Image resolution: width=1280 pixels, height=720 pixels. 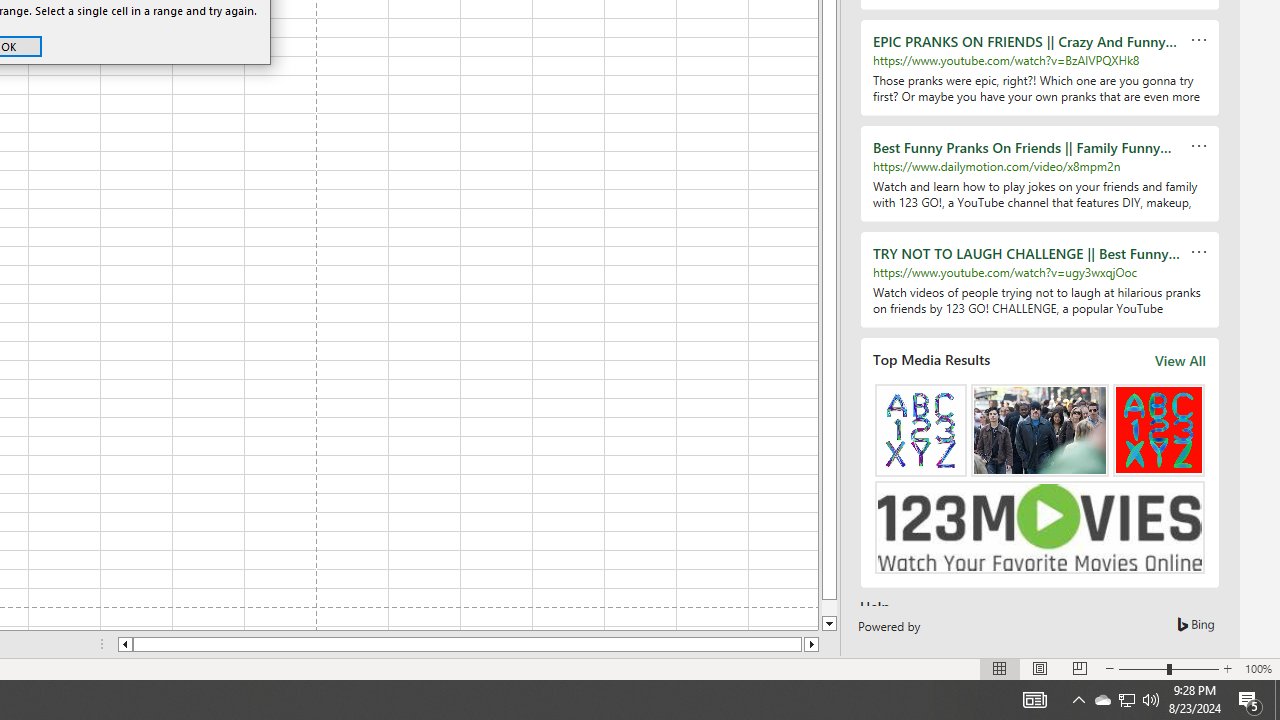 I want to click on 'Action Center, 5 new notifications', so click(x=1250, y=698).